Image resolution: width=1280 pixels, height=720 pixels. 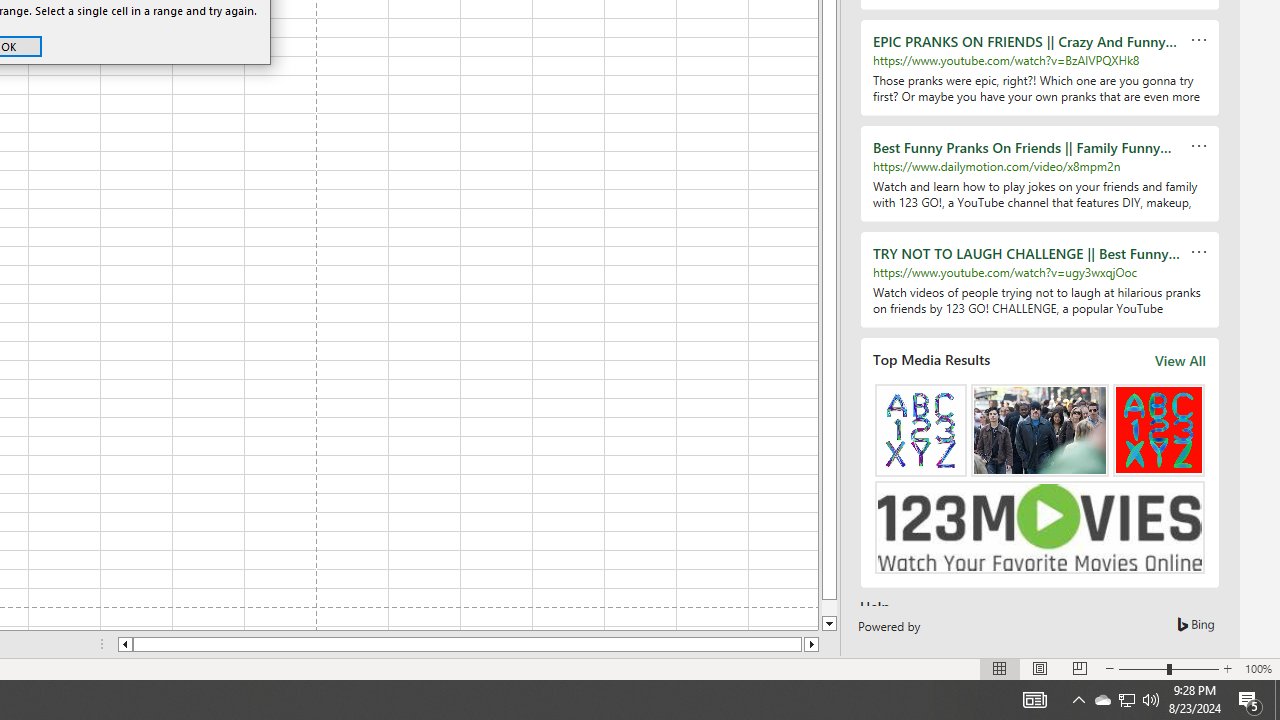 I want to click on 'Action Center, 5 new notifications', so click(x=1250, y=698).